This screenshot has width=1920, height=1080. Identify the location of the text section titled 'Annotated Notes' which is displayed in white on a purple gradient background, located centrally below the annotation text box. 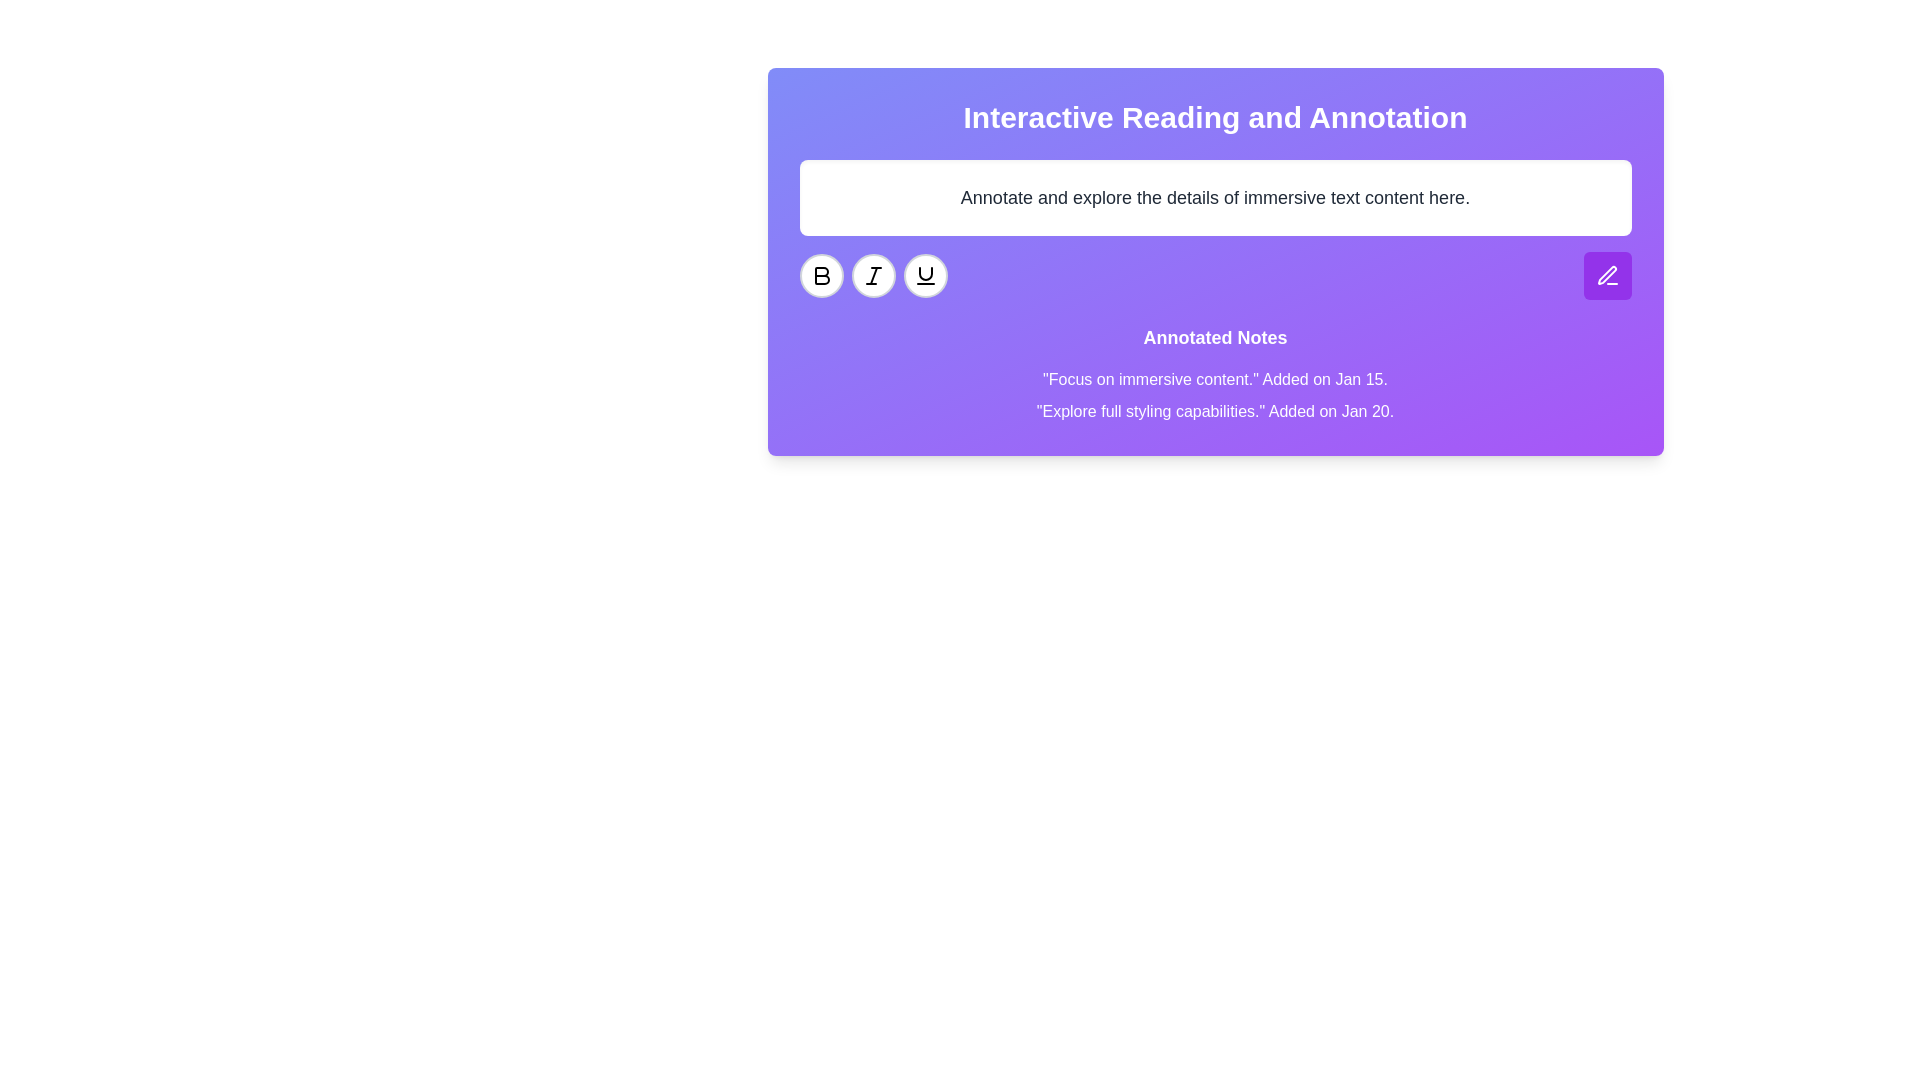
(1214, 374).